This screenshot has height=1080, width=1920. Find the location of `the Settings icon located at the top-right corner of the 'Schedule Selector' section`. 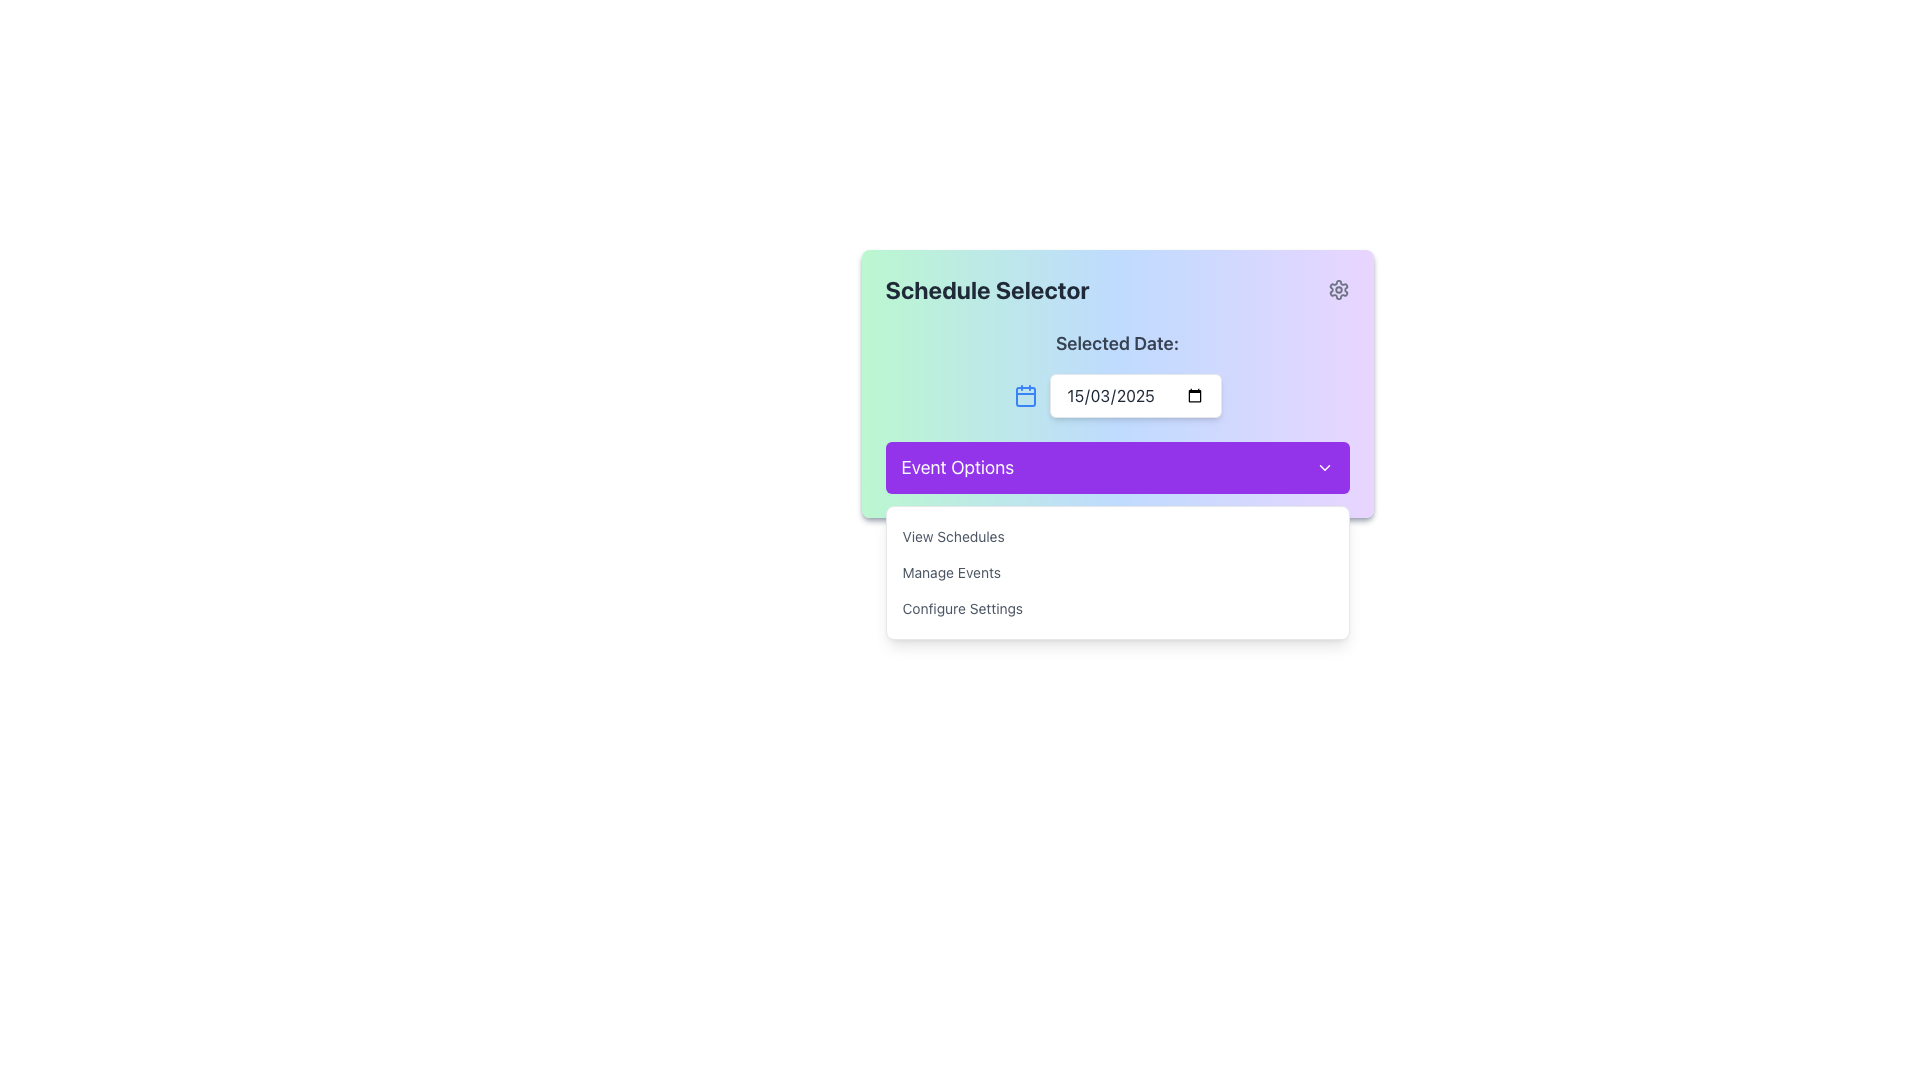

the Settings icon located at the top-right corner of the 'Schedule Selector' section is located at coordinates (1338, 289).